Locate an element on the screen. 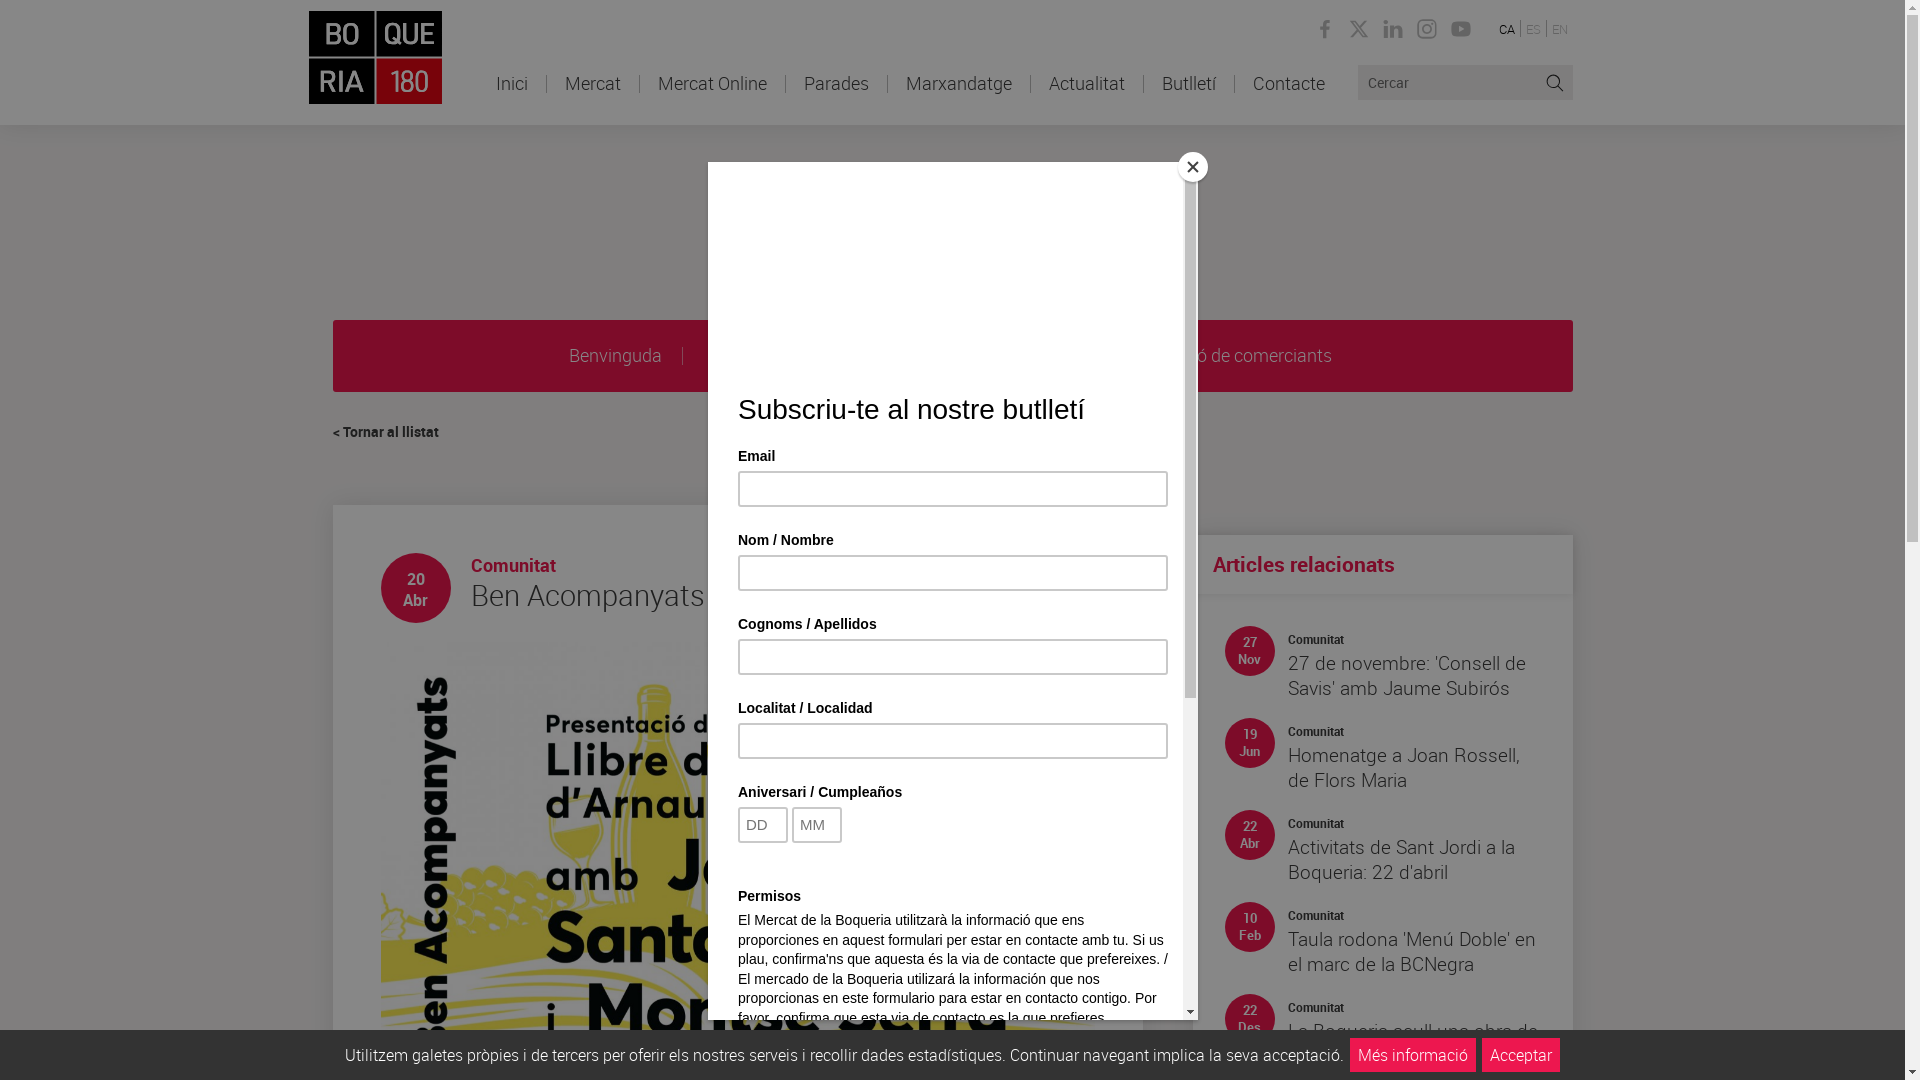 The height and width of the screenshot is (1080, 1920). 'Marxandatge' is located at coordinates (958, 99).